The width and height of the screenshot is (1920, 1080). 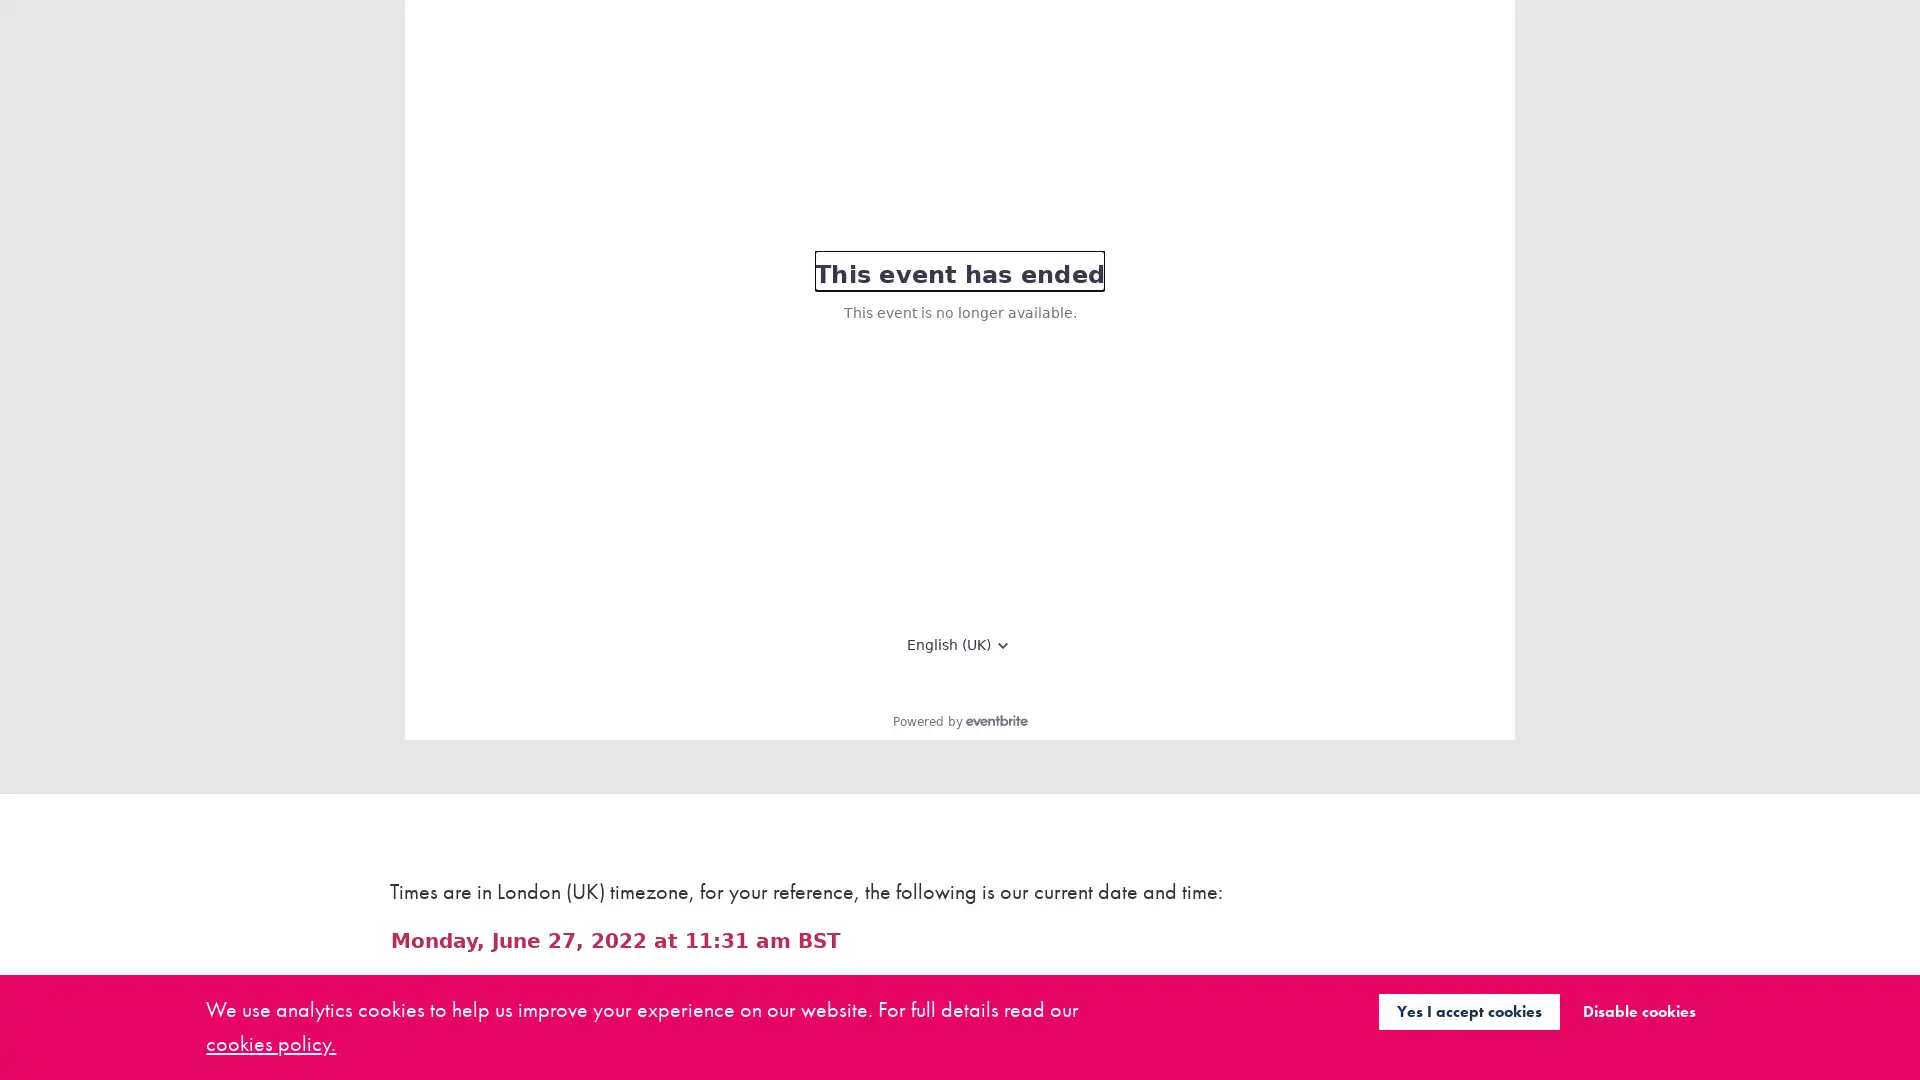 I want to click on Disable cookies, so click(x=1638, y=1010).